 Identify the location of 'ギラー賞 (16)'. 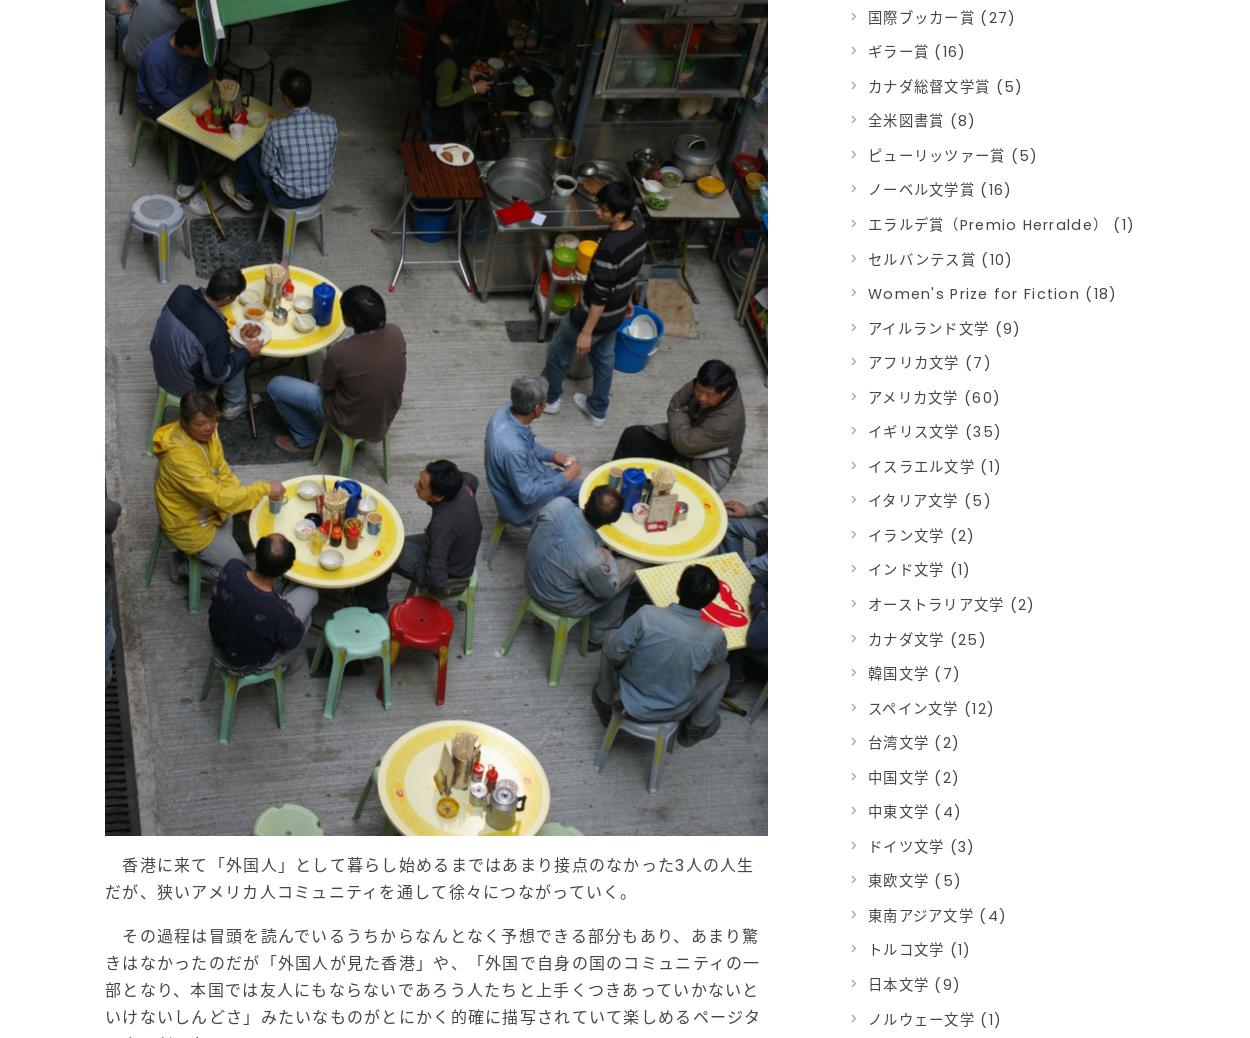
(917, 51).